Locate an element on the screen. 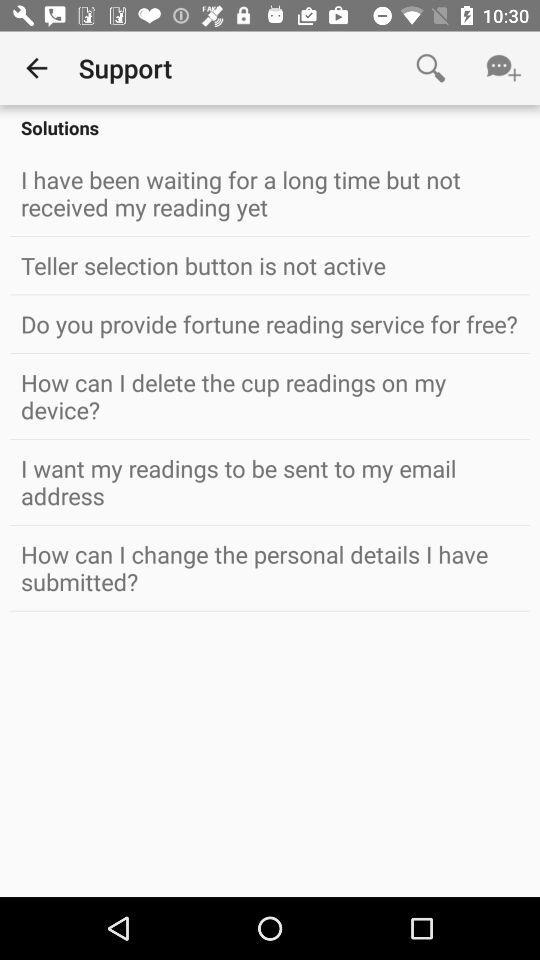 This screenshot has width=540, height=960. the icon above how can i icon is located at coordinates (270, 324).